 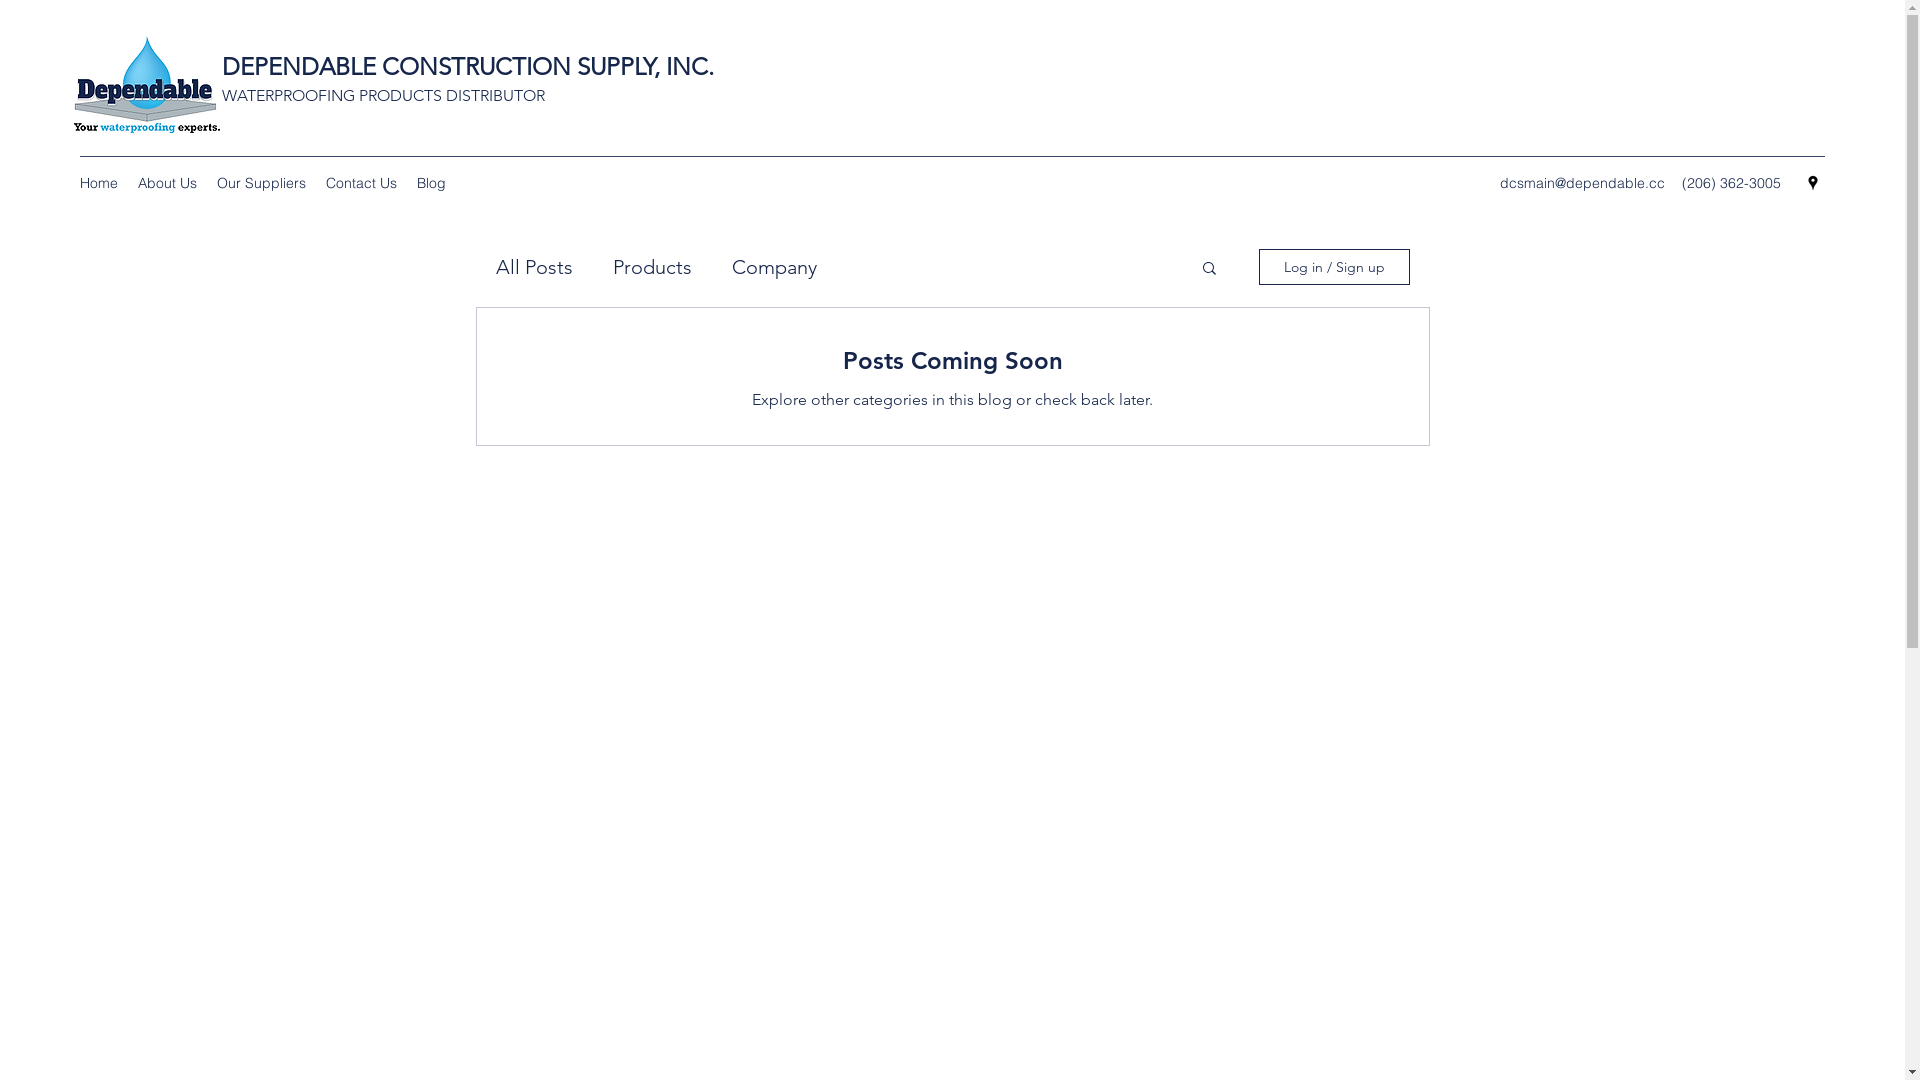 What do you see at coordinates (1581, 182) in the screenshot?
I see `'dcsmain@dependable.cc'` at bounding box center [1581, 182].